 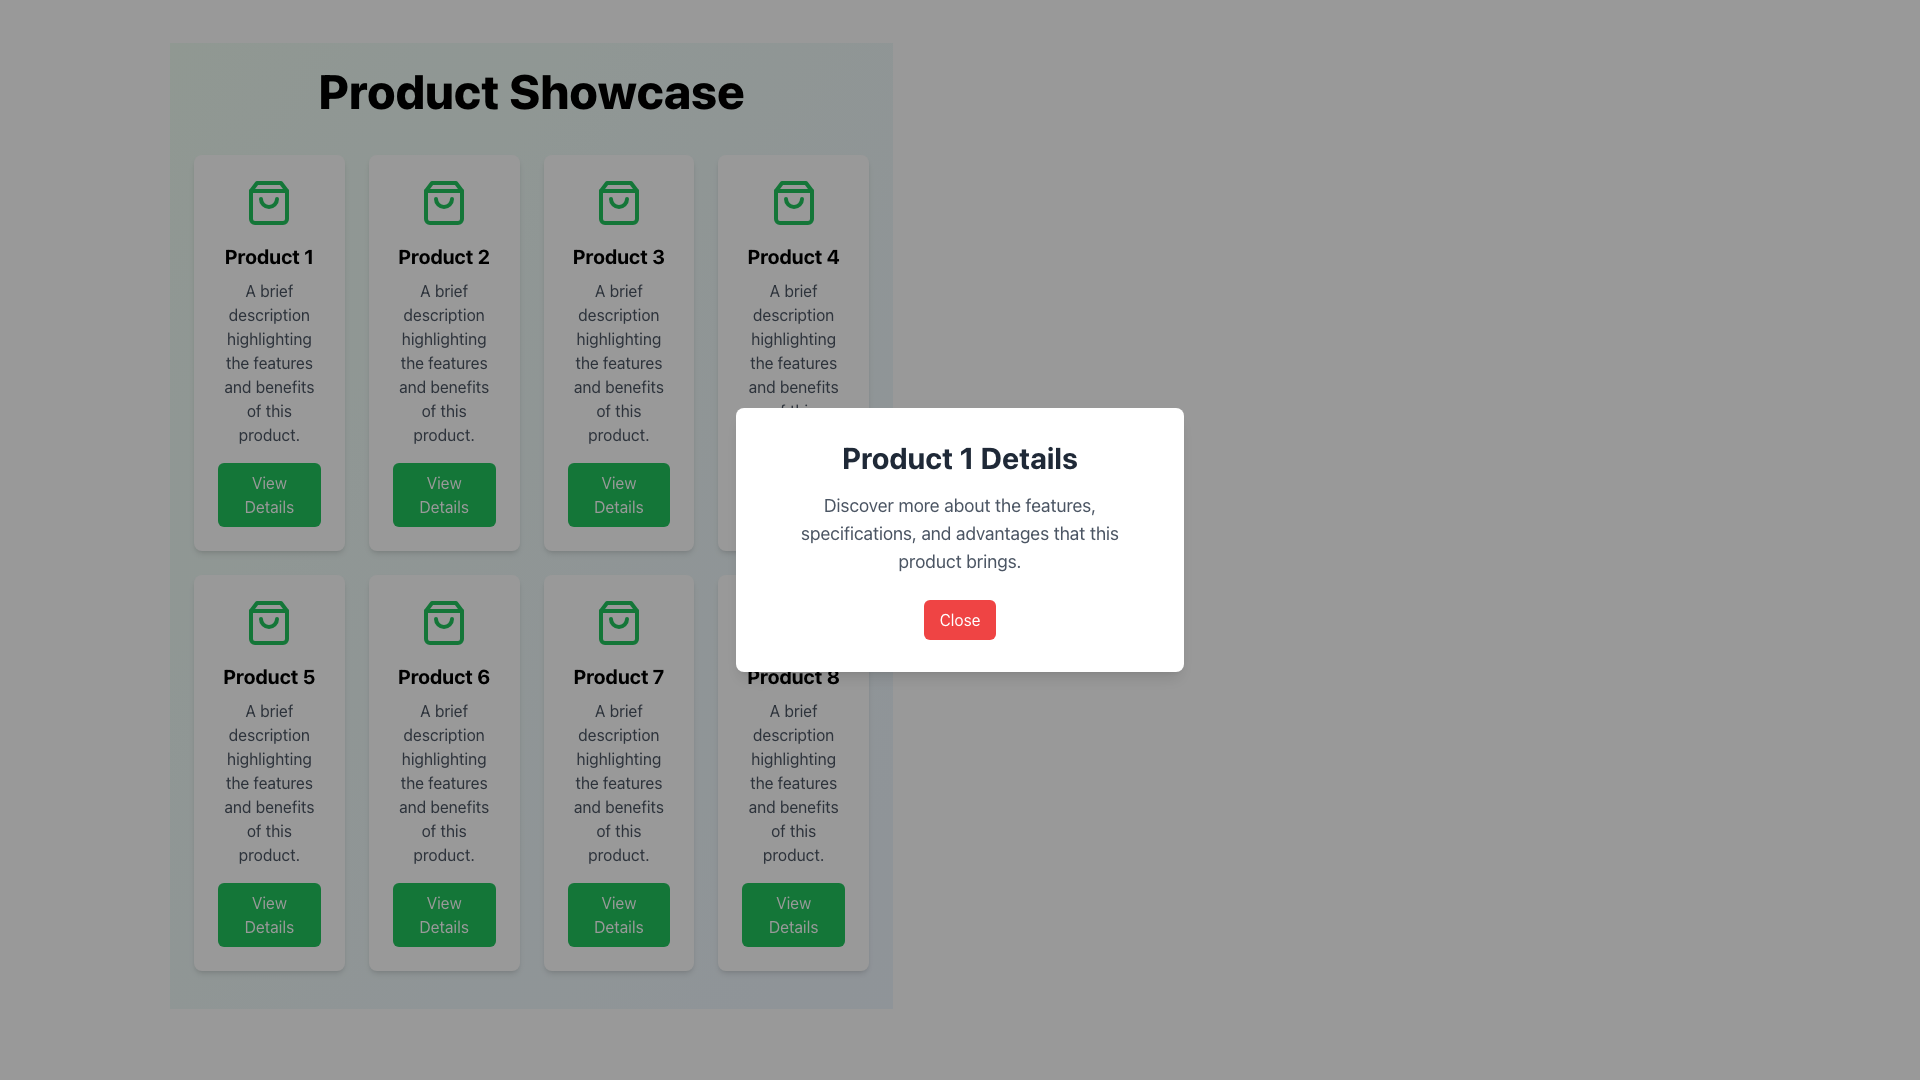 I want to click on the shopping bag icon located at the top center of the 'Product 1' card, so click(x=268, y=203).